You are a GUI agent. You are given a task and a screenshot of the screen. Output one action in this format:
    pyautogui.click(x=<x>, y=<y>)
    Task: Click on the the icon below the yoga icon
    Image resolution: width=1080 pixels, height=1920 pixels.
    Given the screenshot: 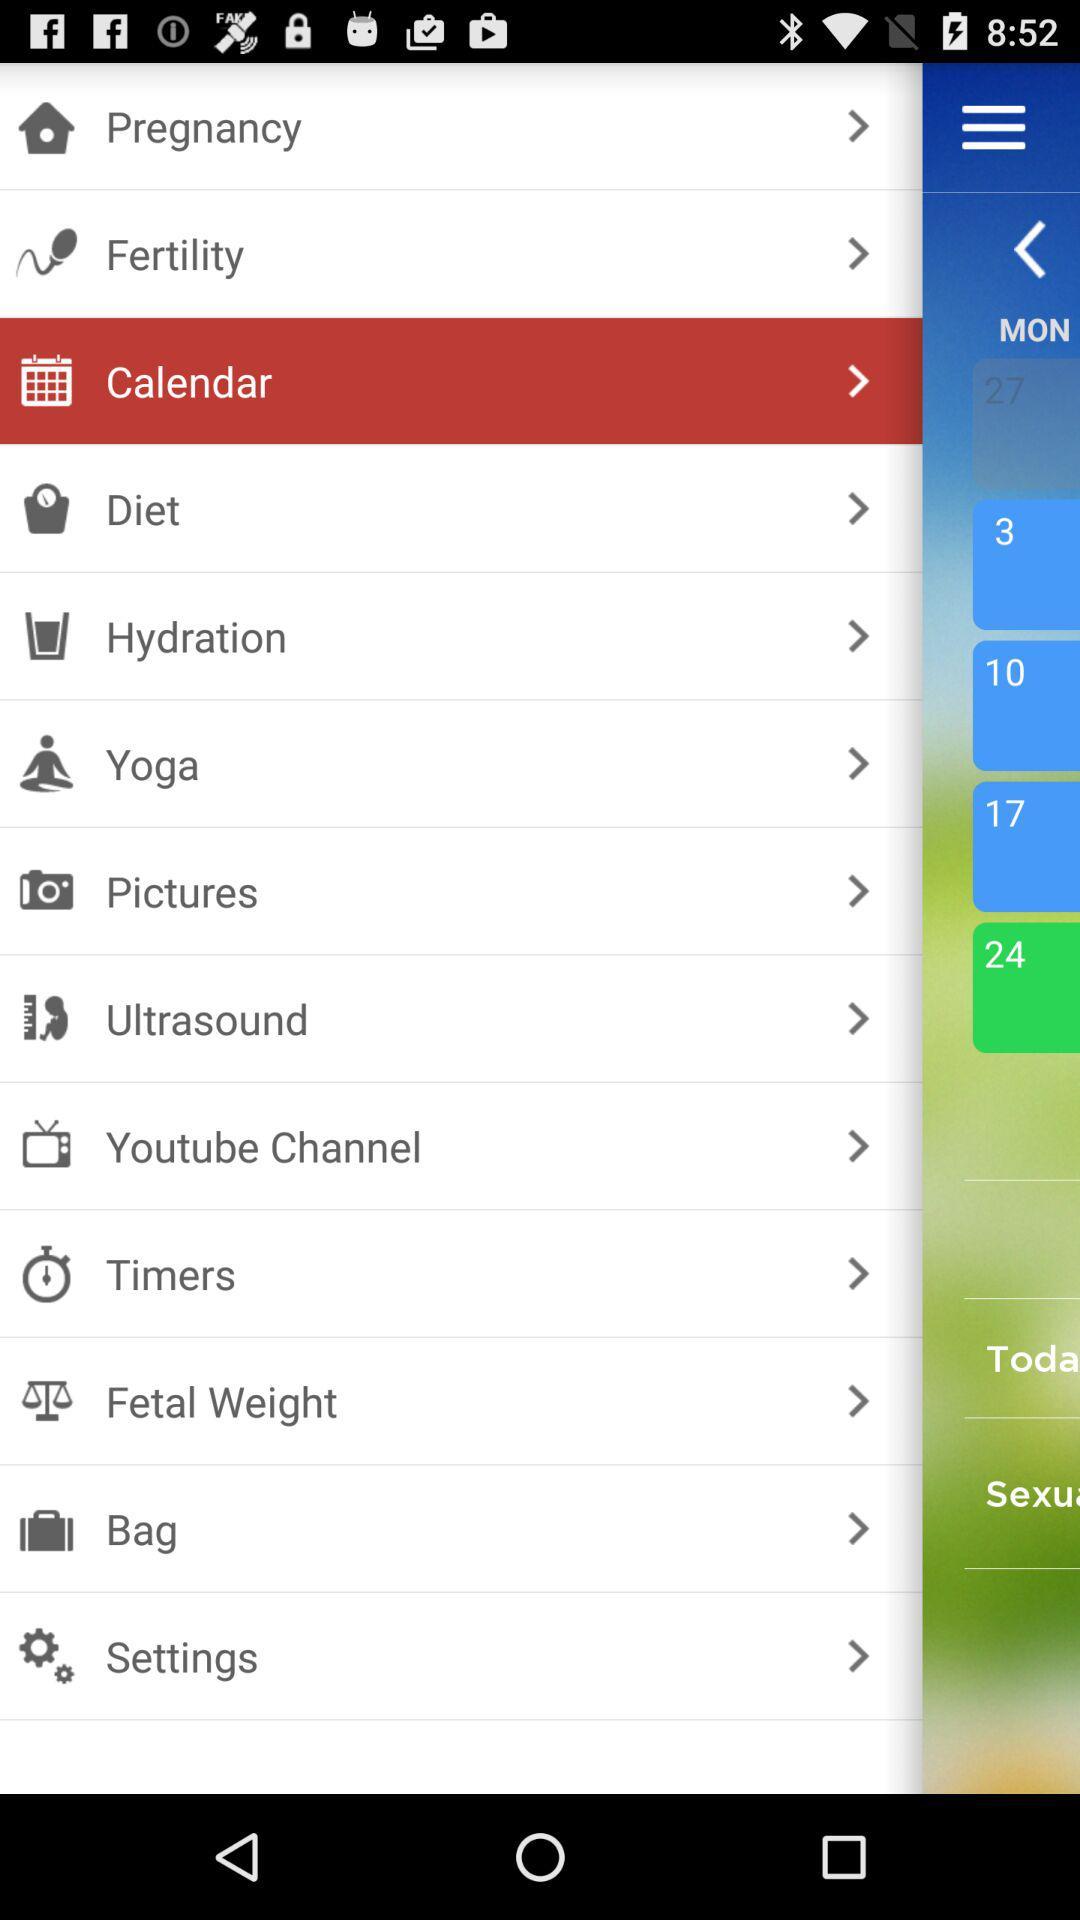 What is the action you would take?
    pyautogui.click(x=457, y=890)
    